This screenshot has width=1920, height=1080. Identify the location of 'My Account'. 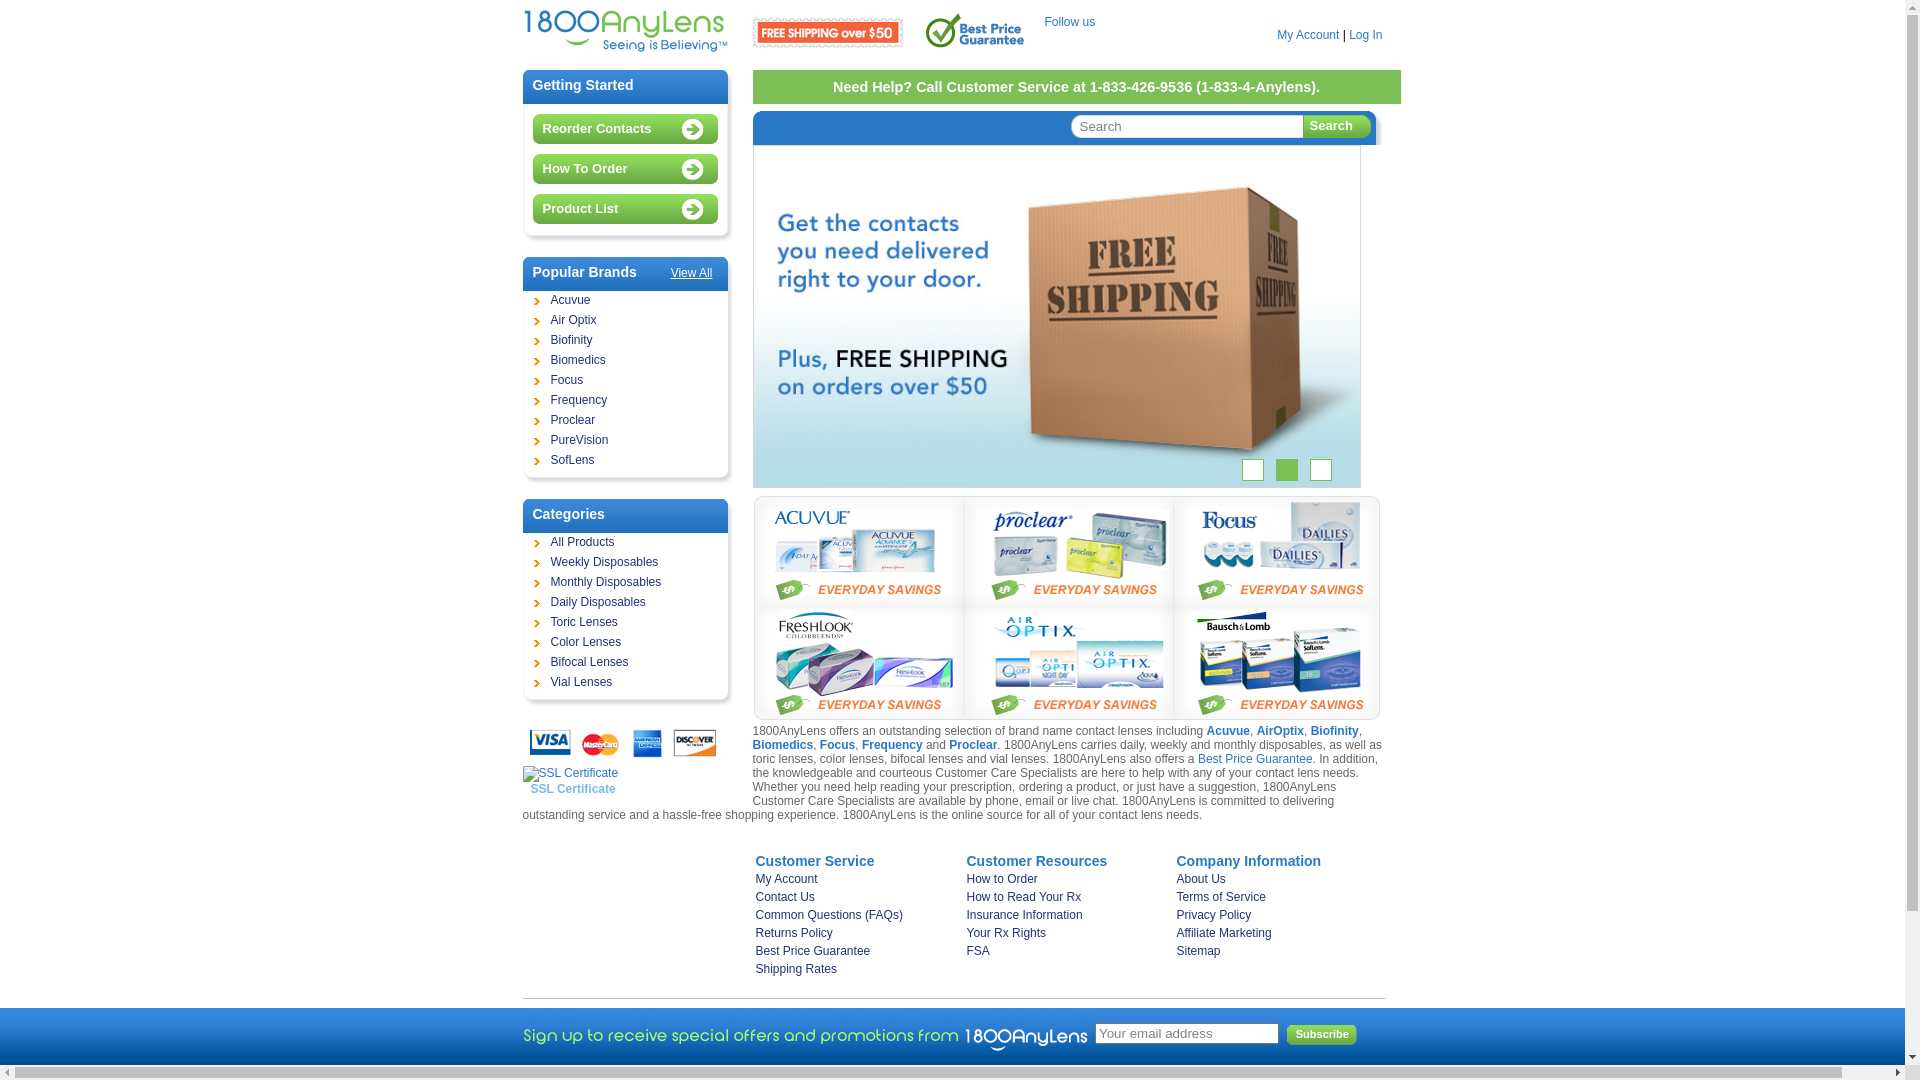
(1275, 34).